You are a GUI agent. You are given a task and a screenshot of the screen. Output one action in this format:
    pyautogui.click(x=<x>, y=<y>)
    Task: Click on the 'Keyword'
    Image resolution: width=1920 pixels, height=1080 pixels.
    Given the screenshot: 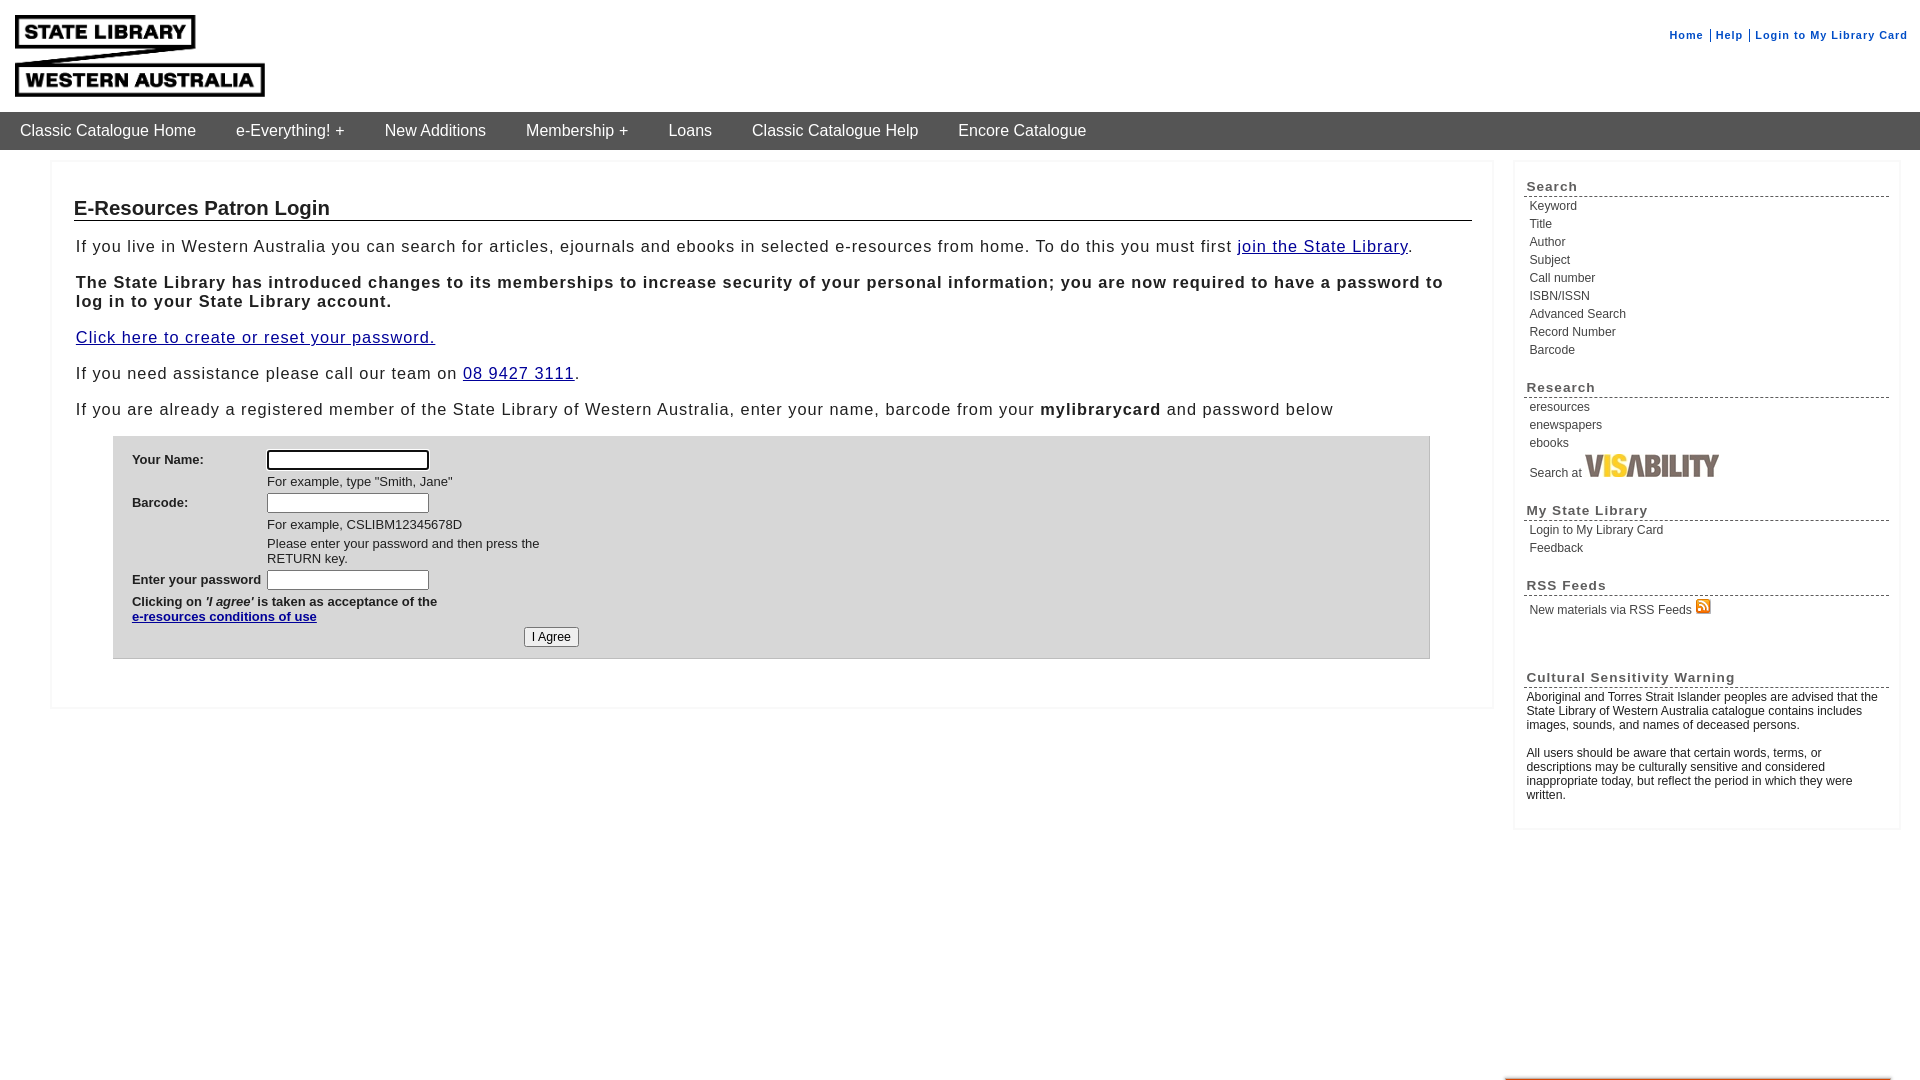 What is the action you would take?
    pyautogui.click(x=1528, y=205)
    